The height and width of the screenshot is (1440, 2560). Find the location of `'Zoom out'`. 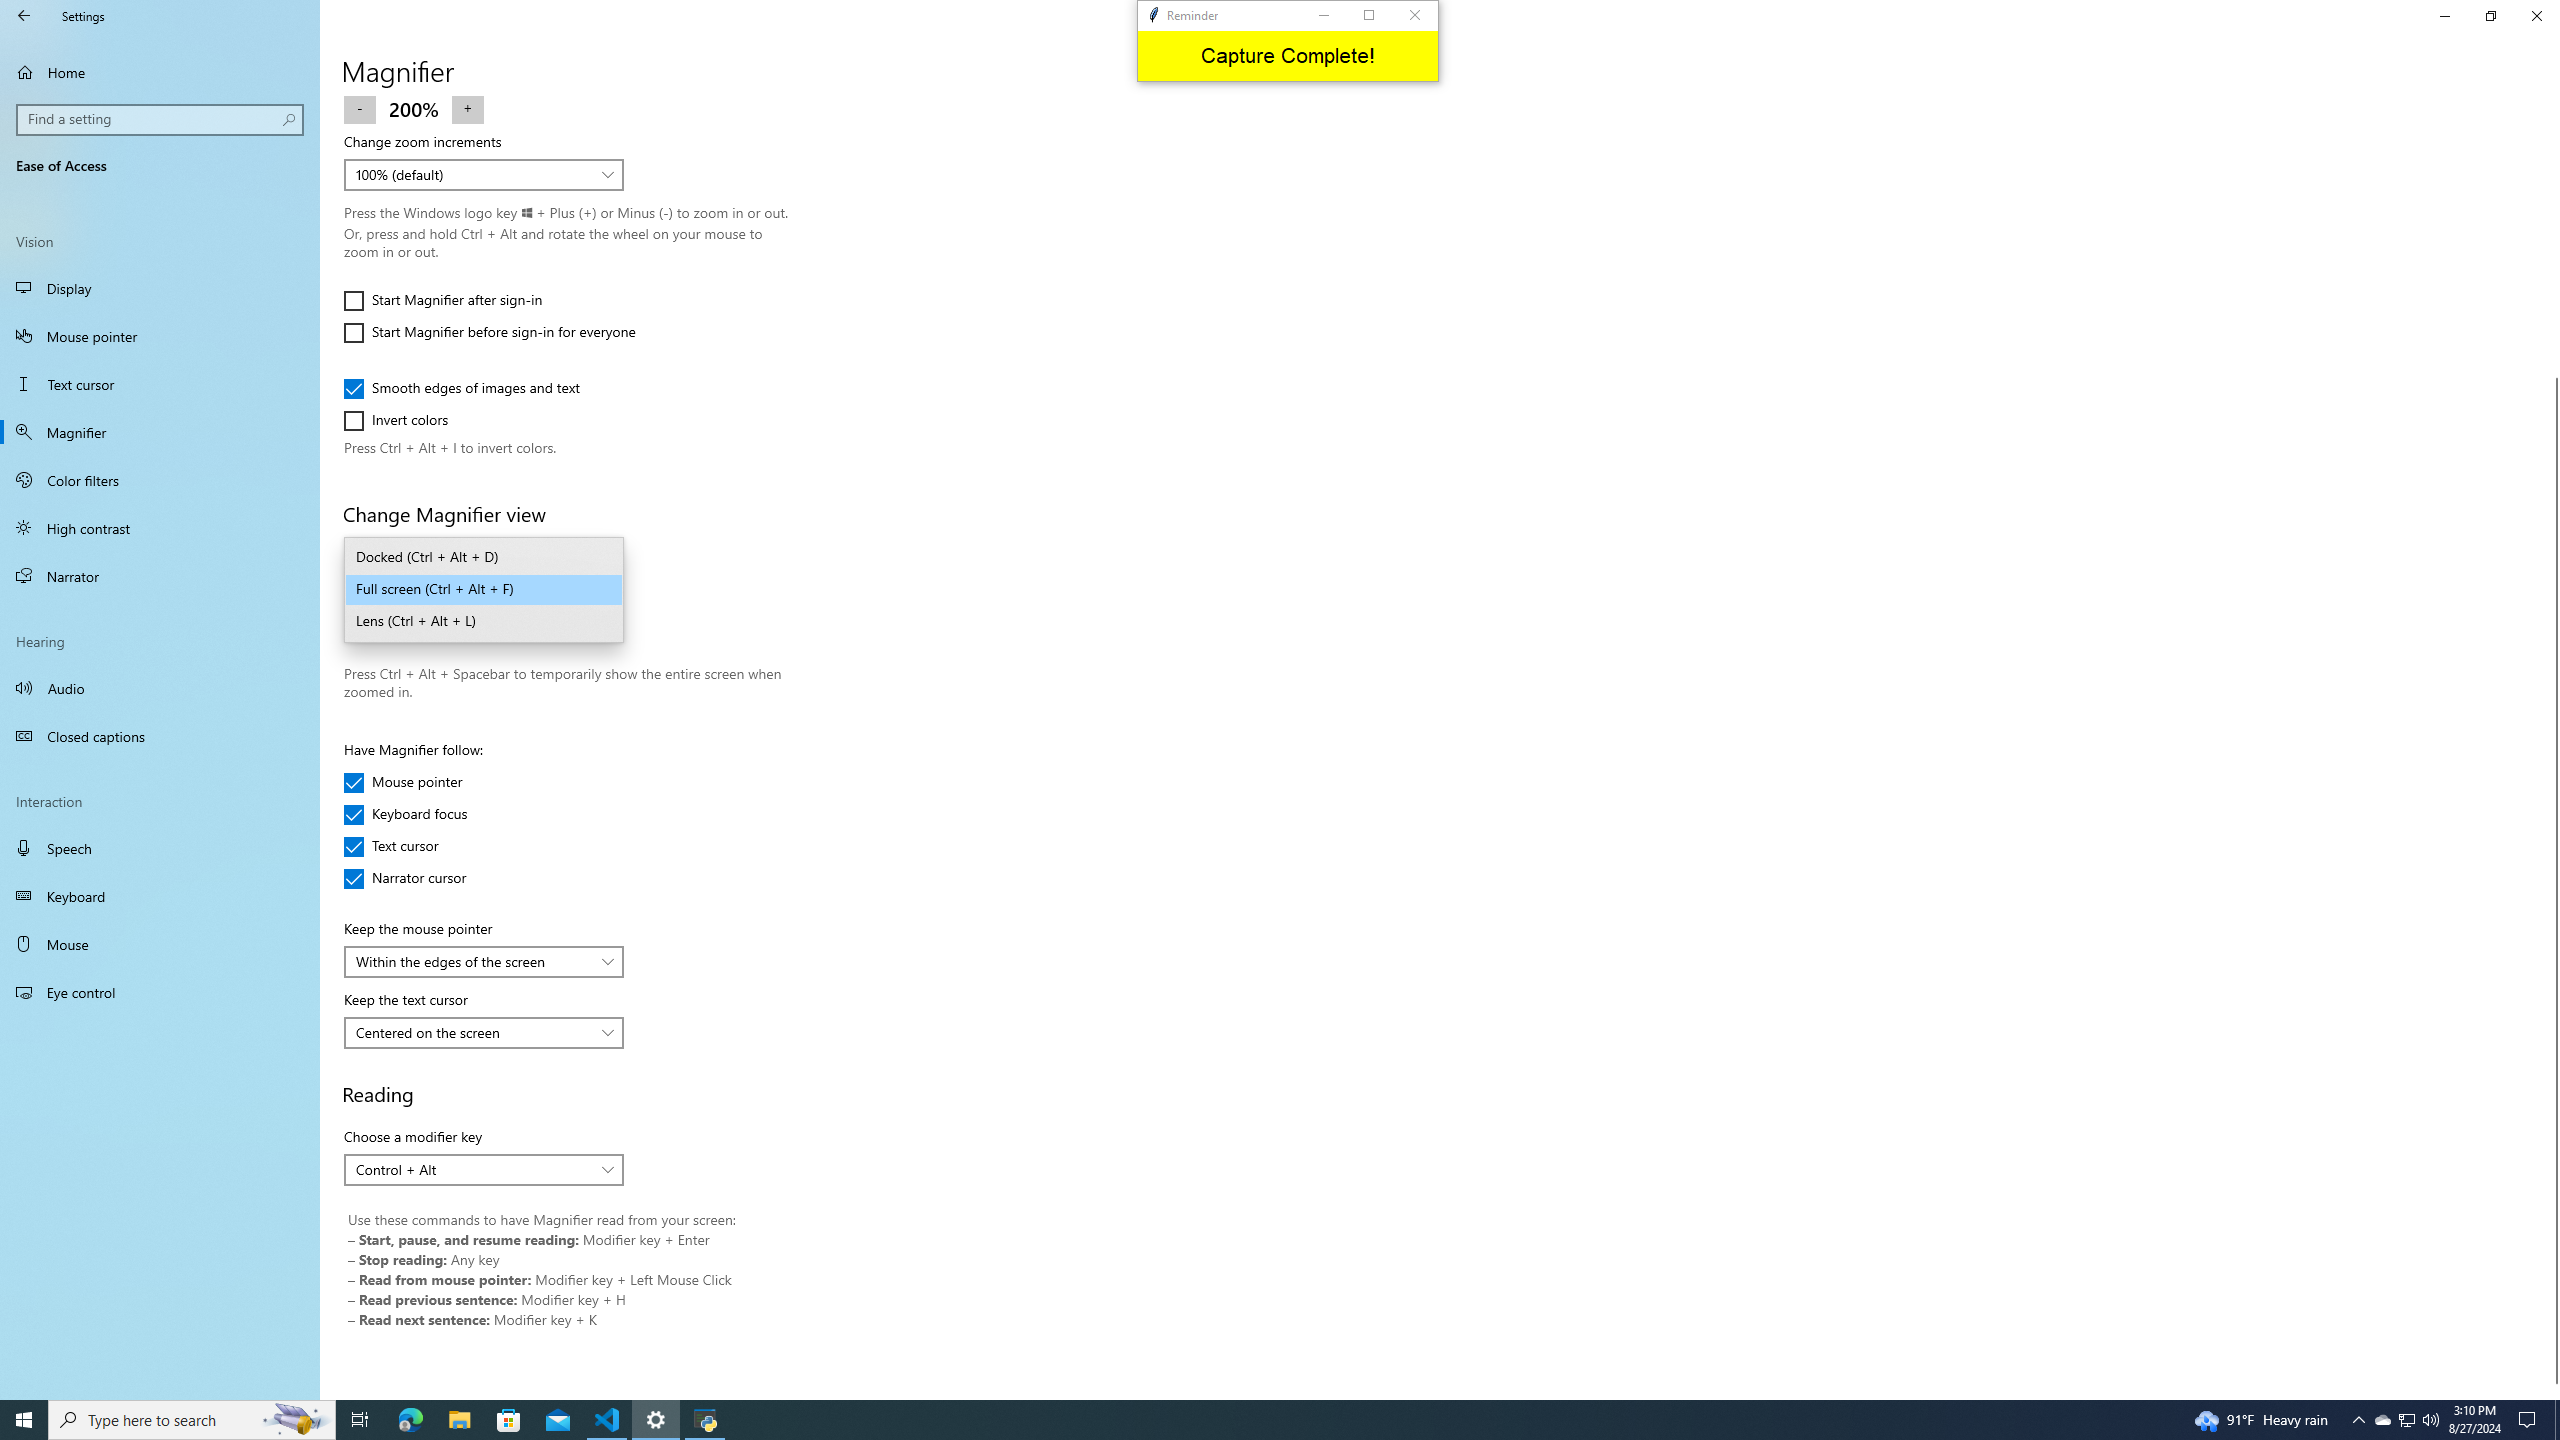

'Zoom out' is located at coordinates (358, 107).